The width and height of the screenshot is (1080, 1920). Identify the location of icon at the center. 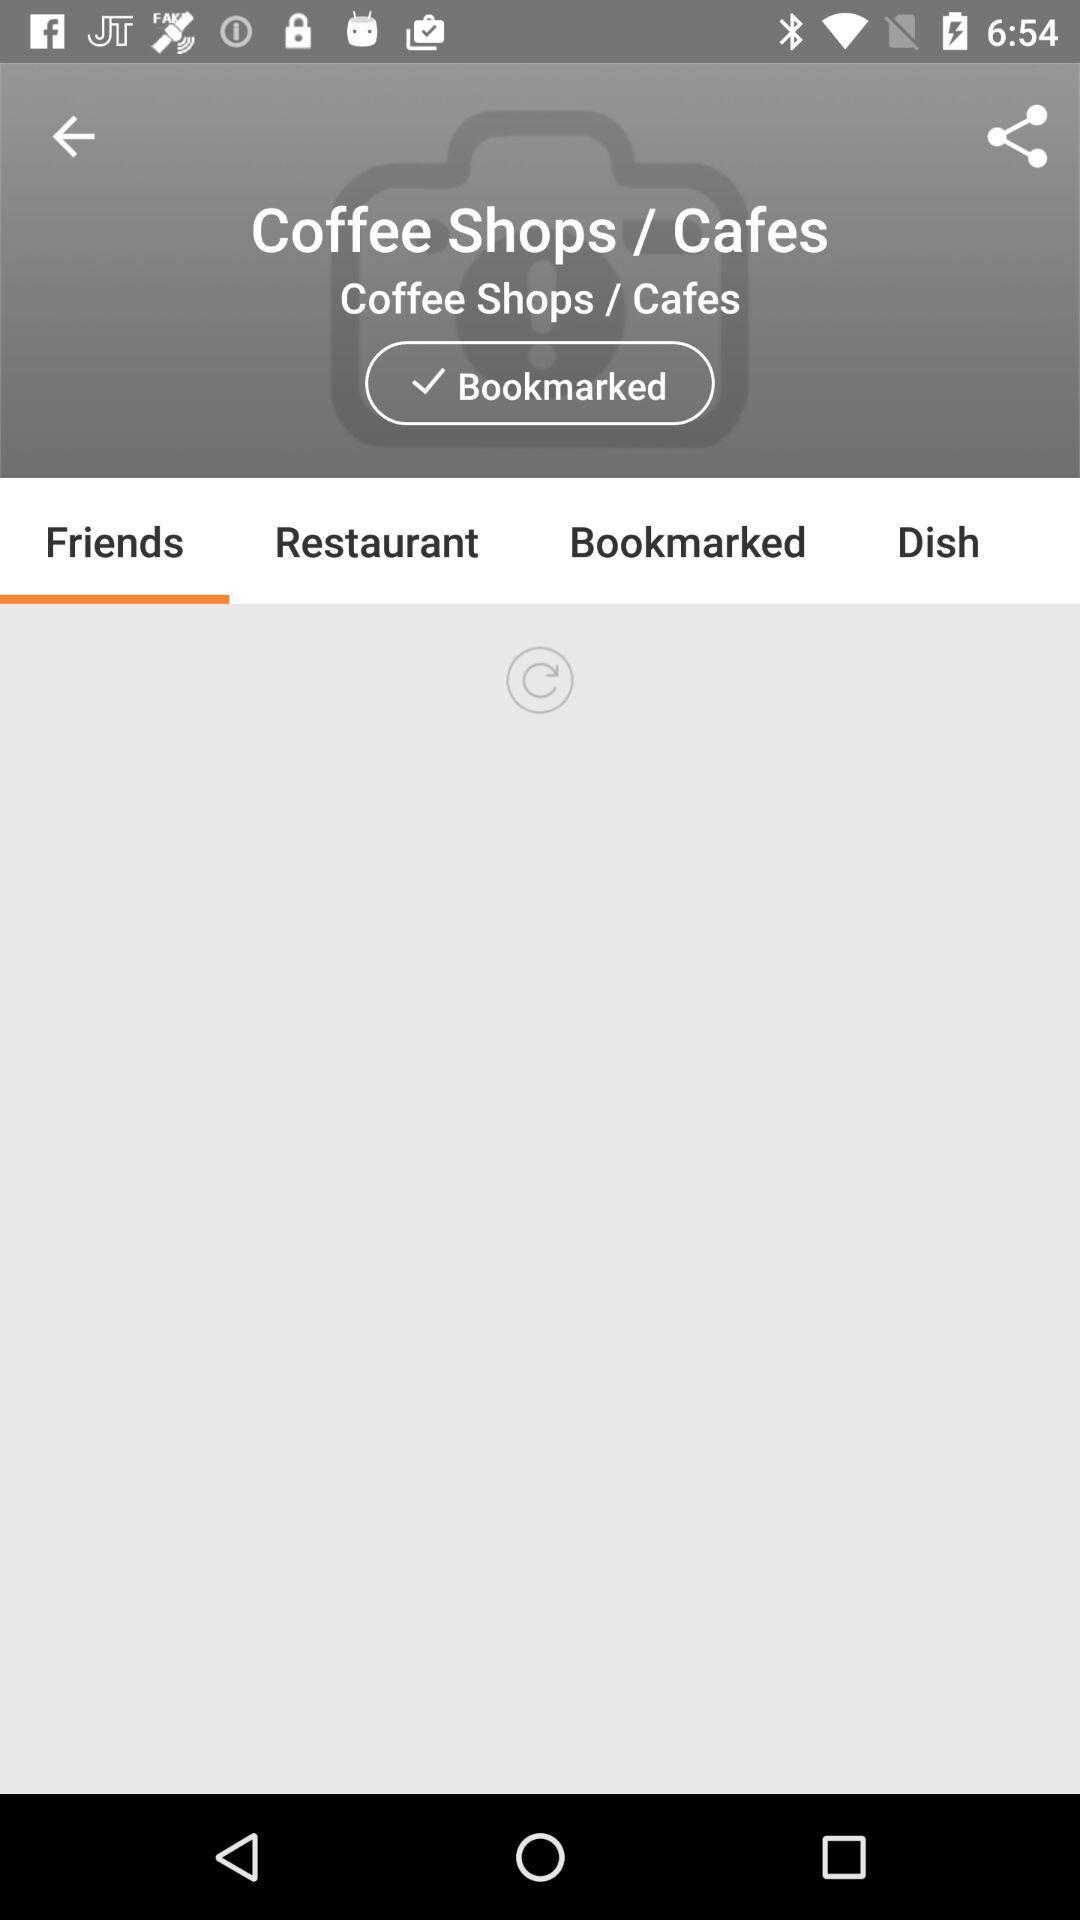
(540, 680).